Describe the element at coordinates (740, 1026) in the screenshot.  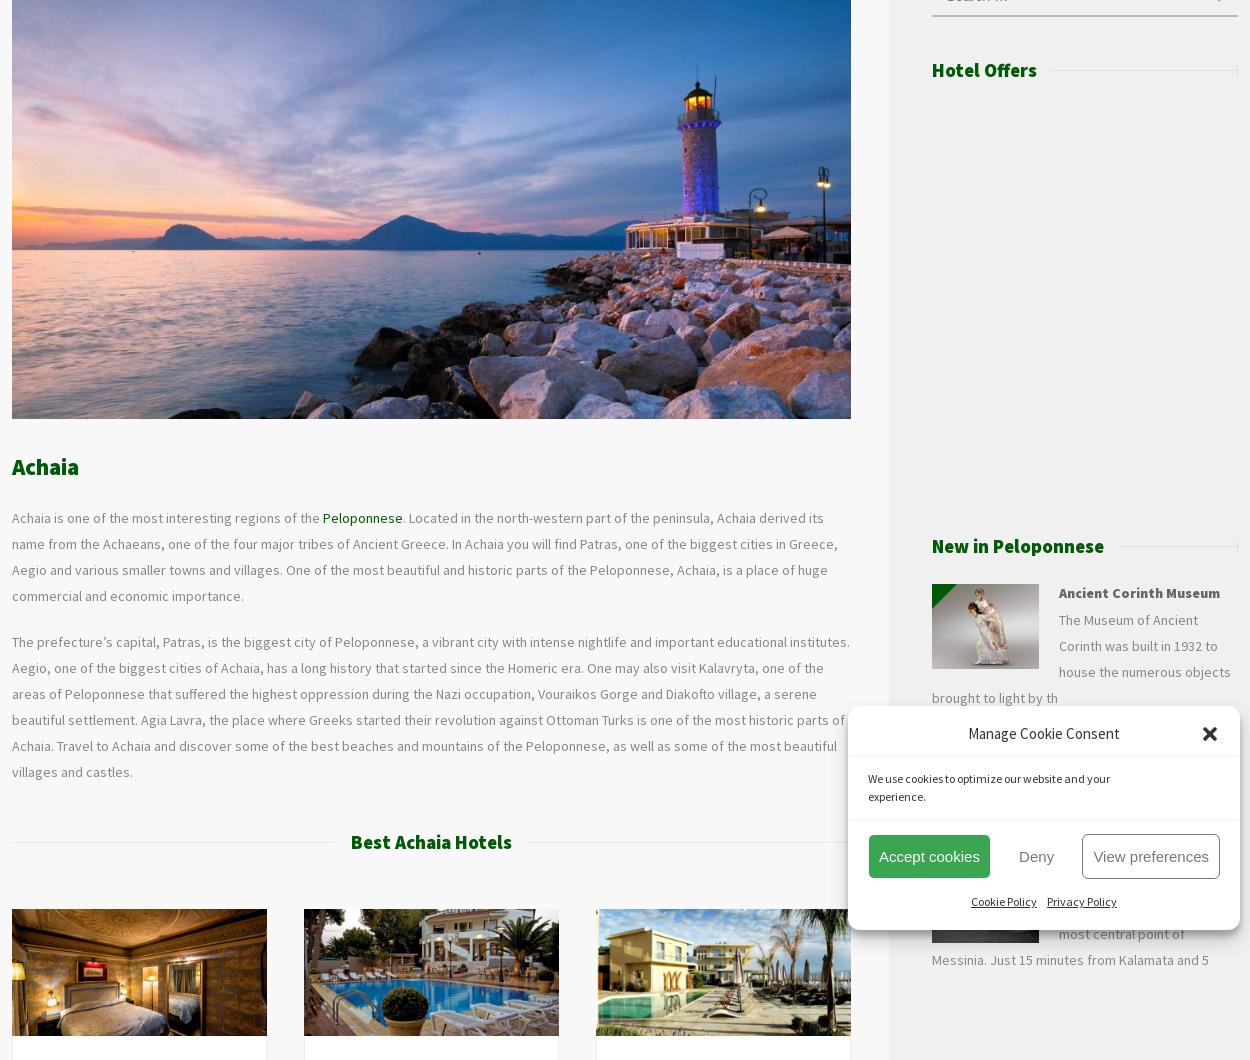
I see `'Sykia, Xylokastro, 20400, Greece'` at that location.